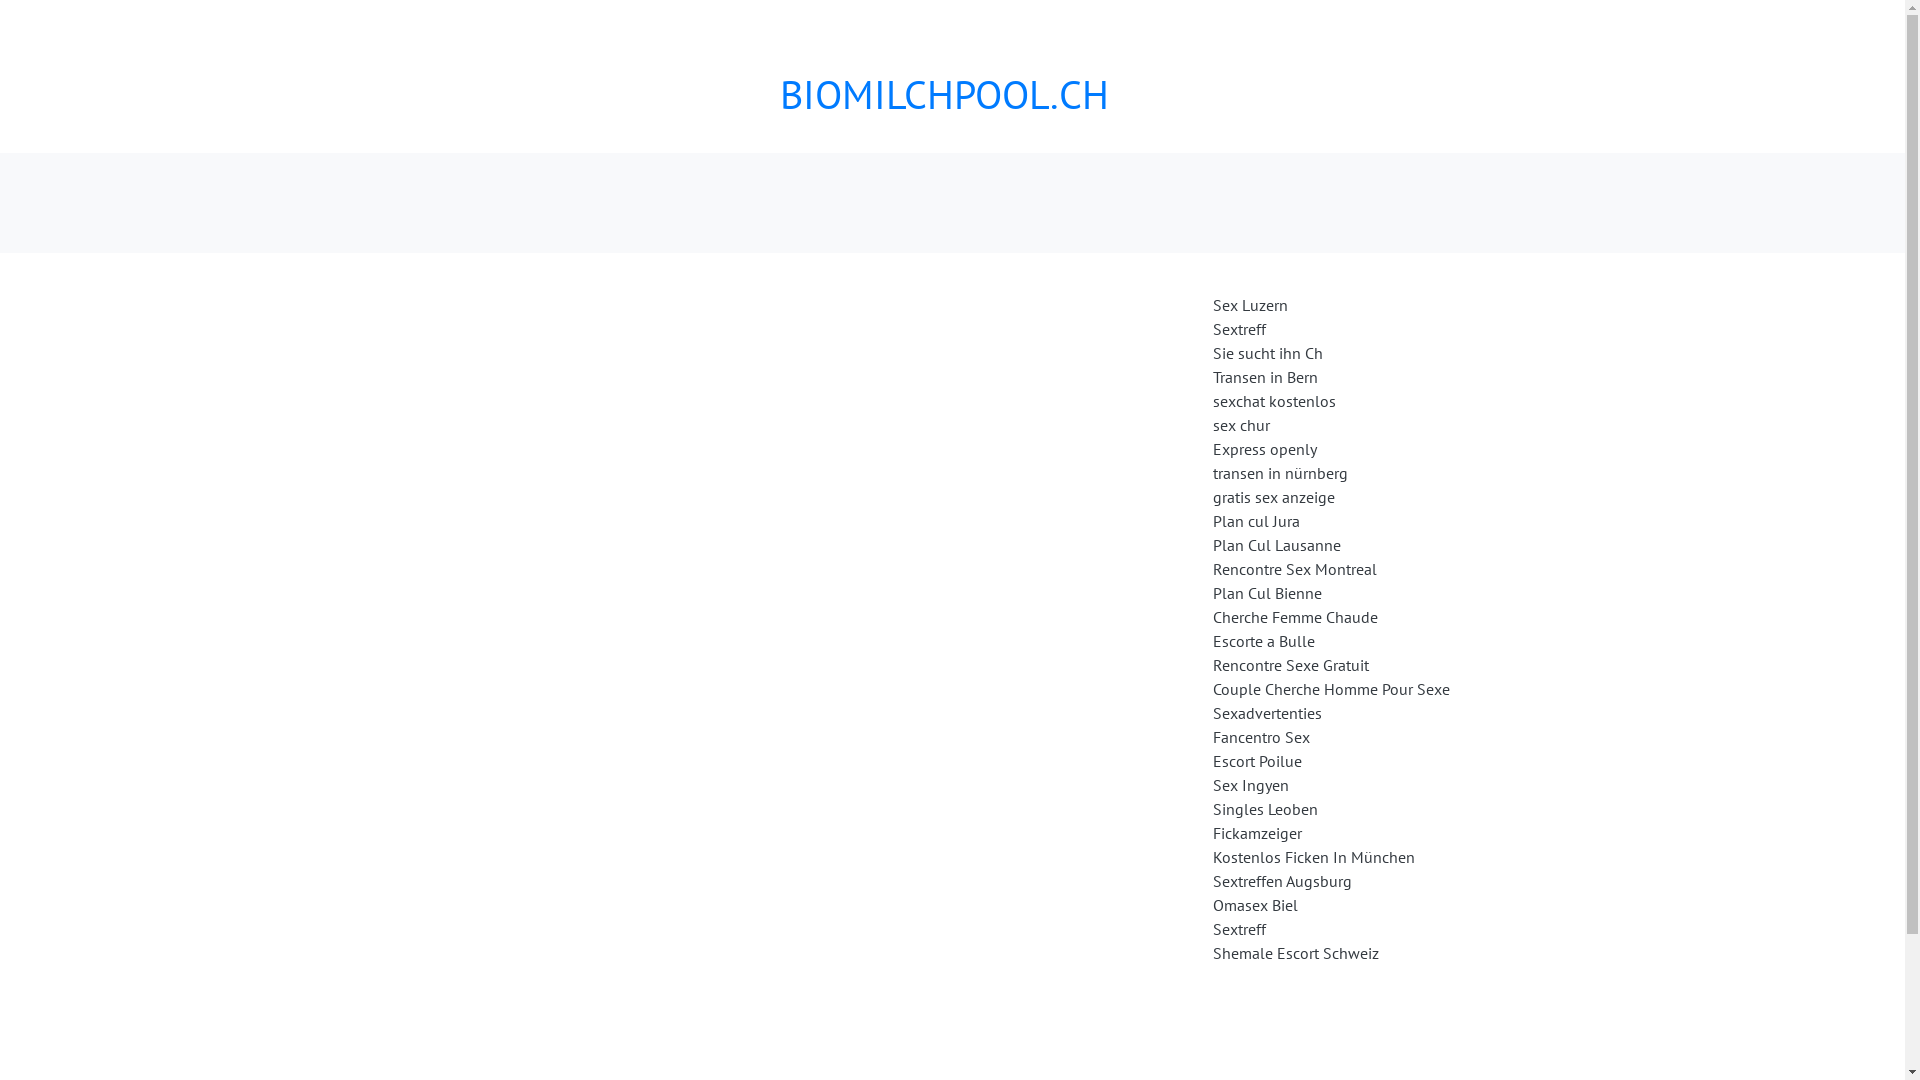 This screenshot has width=1920, height=1080. Describe the element at coordinates (1239, 423) in the screenshot. I see `'sex chur'` at that location.